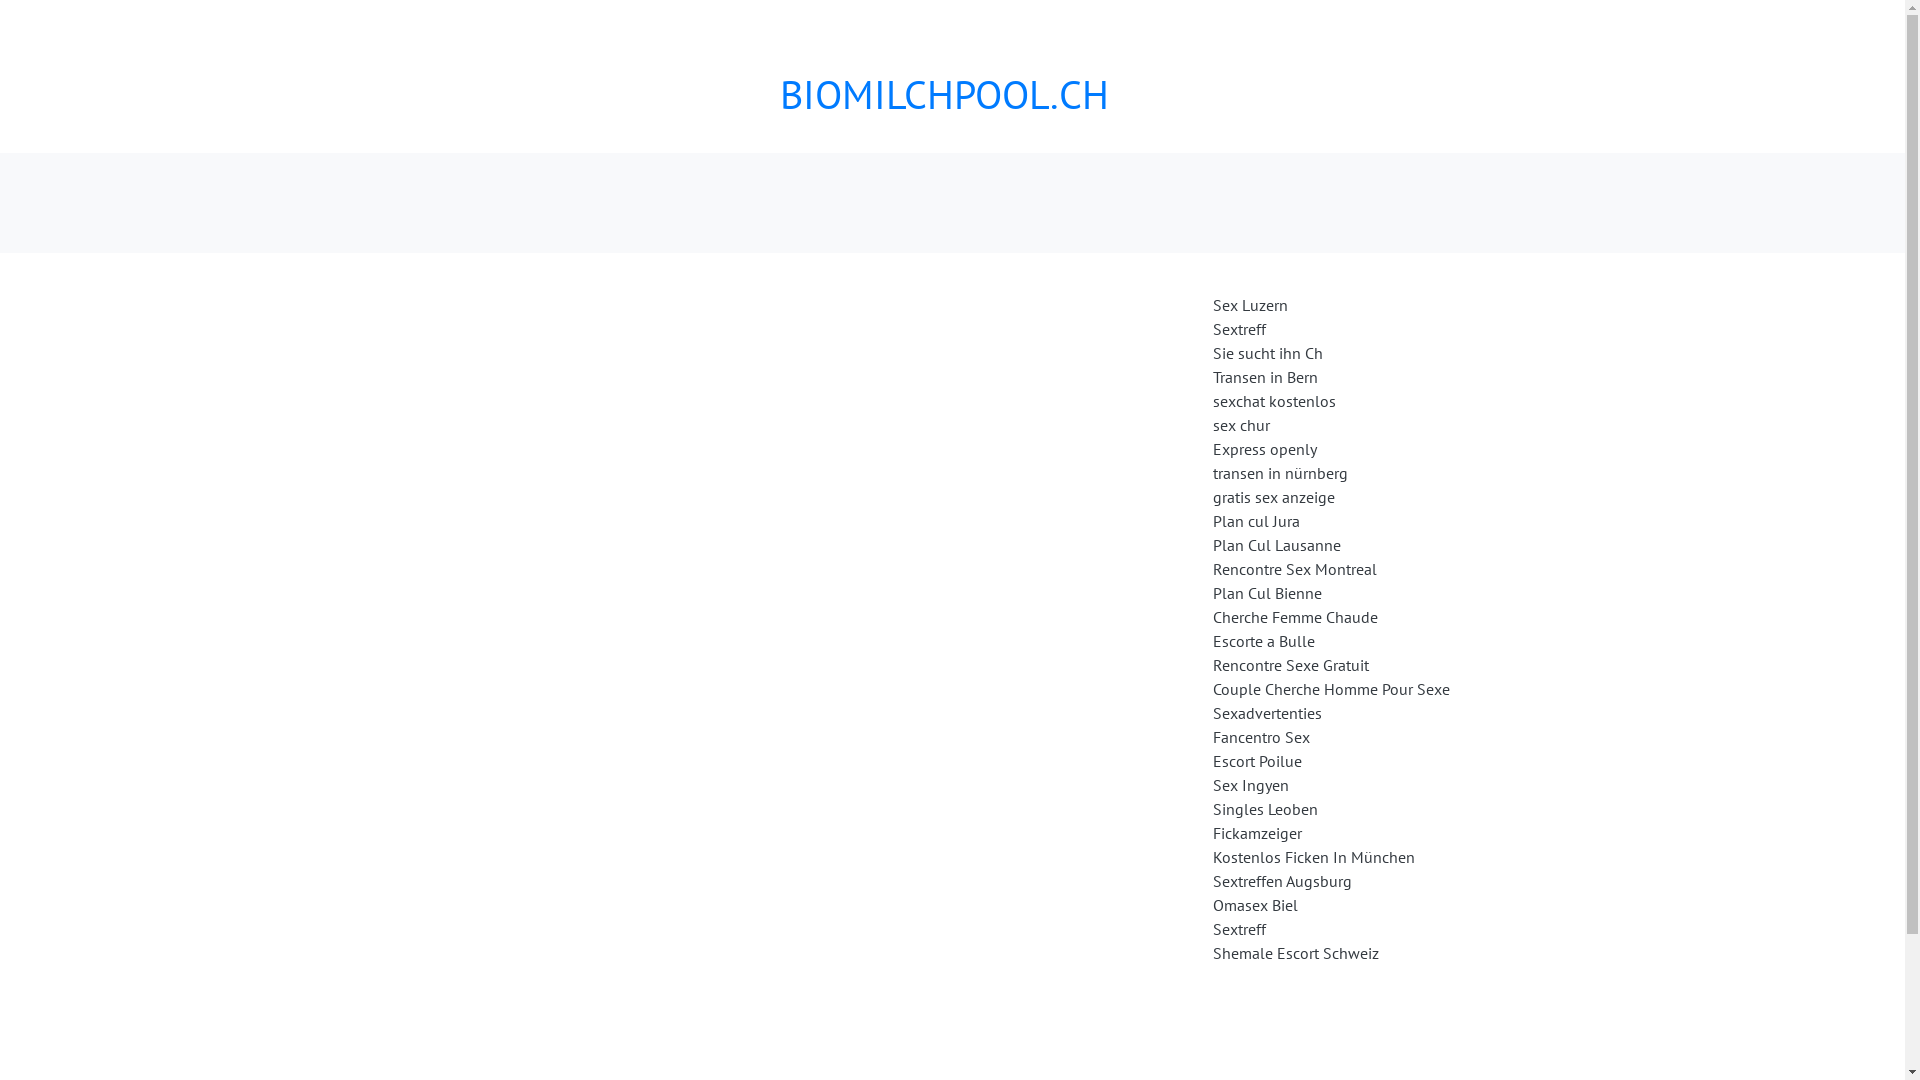 This screenshot has width=1920, height=1080. Describe the element at coordinates (1239, 423) in the screenshot. I see `'sex chur'` at that location.